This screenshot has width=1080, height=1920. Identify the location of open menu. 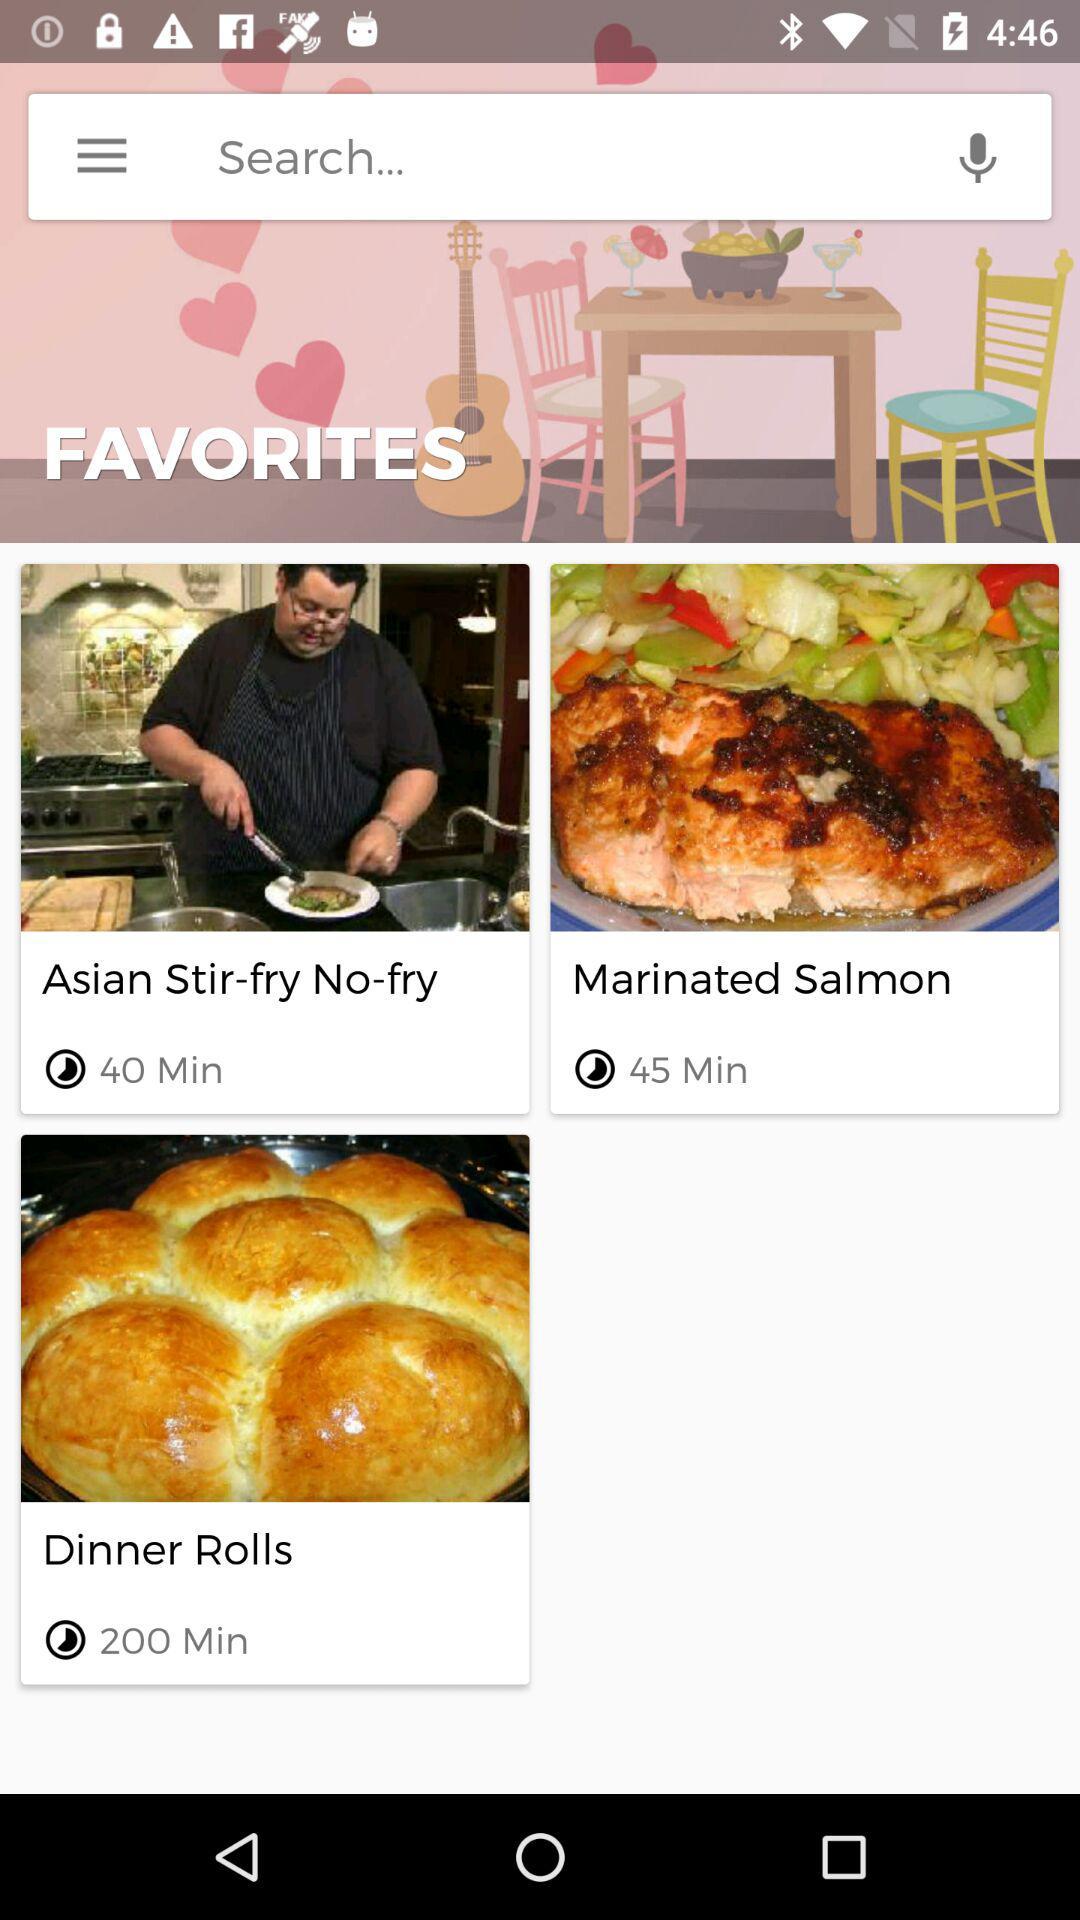
(101, 155).